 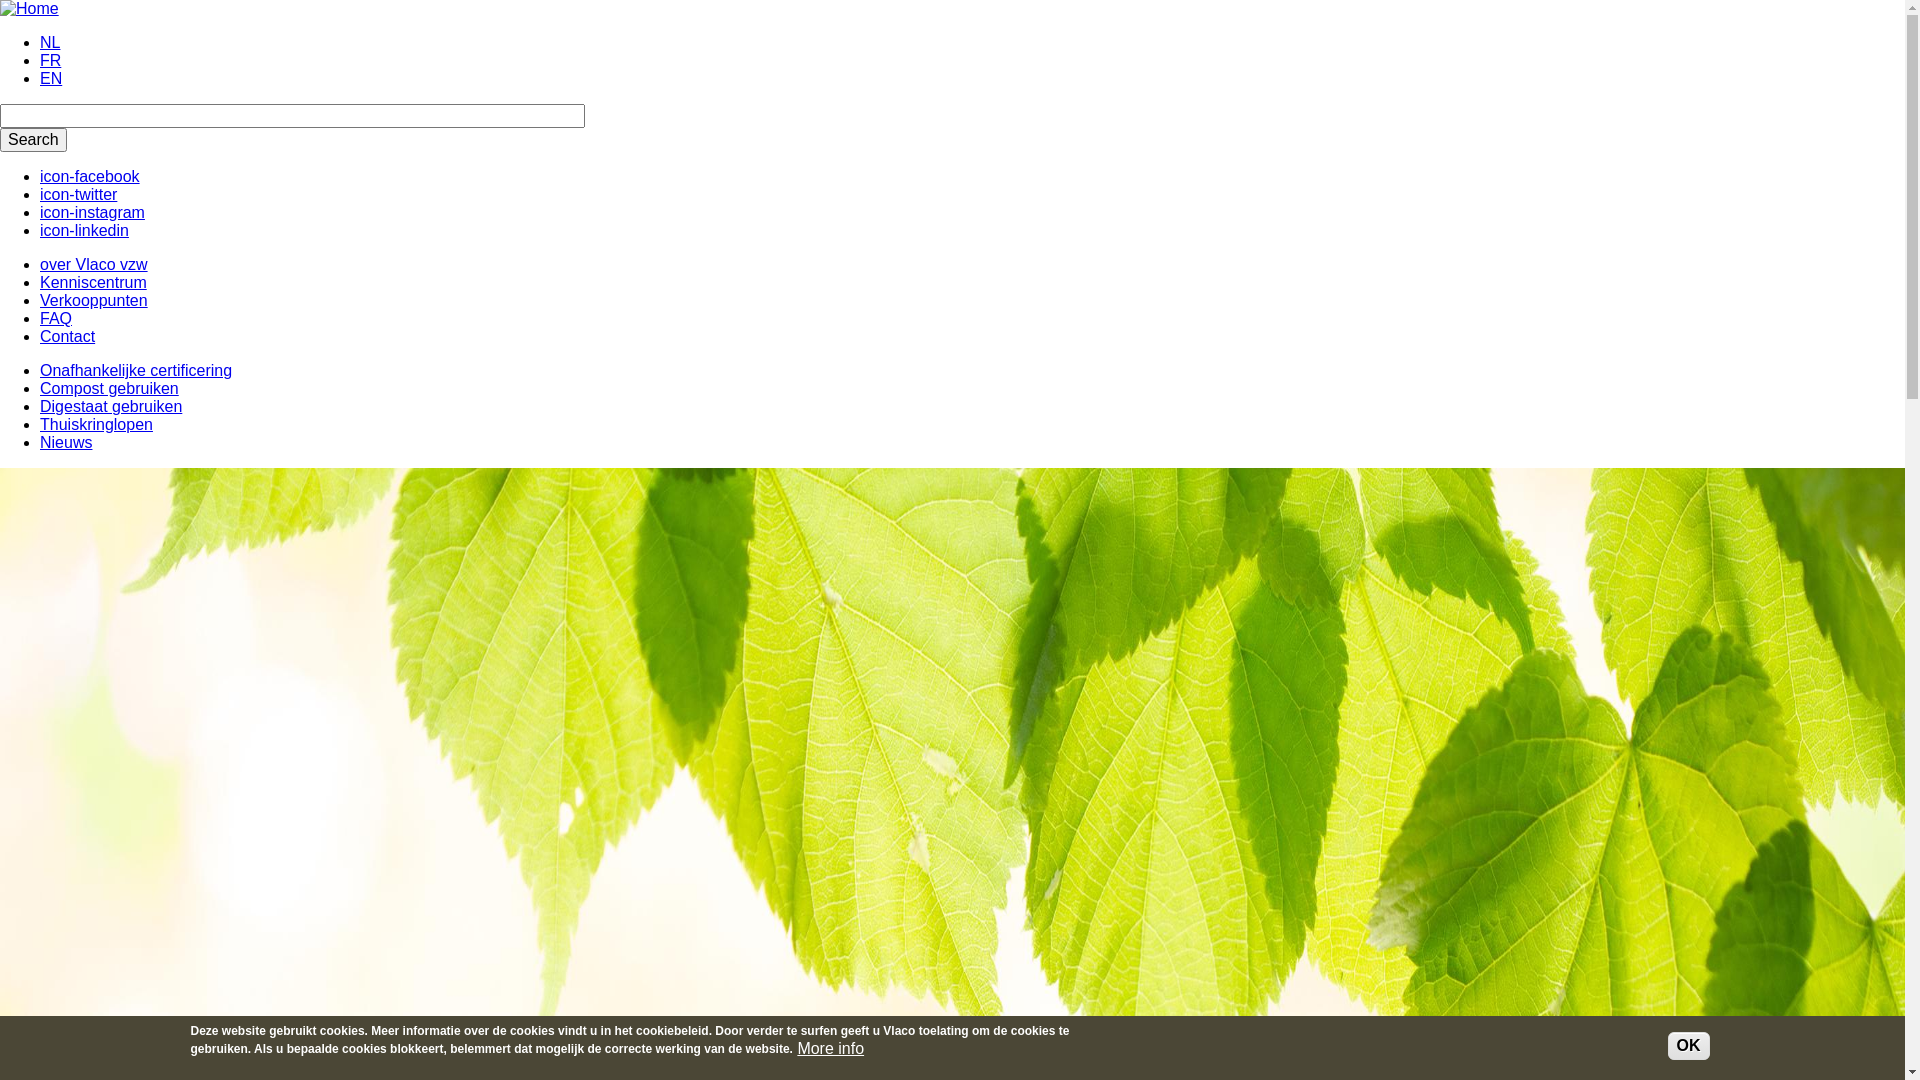 I want to click on 'Onafhankelijke certificering', so click(x=39, y=370).